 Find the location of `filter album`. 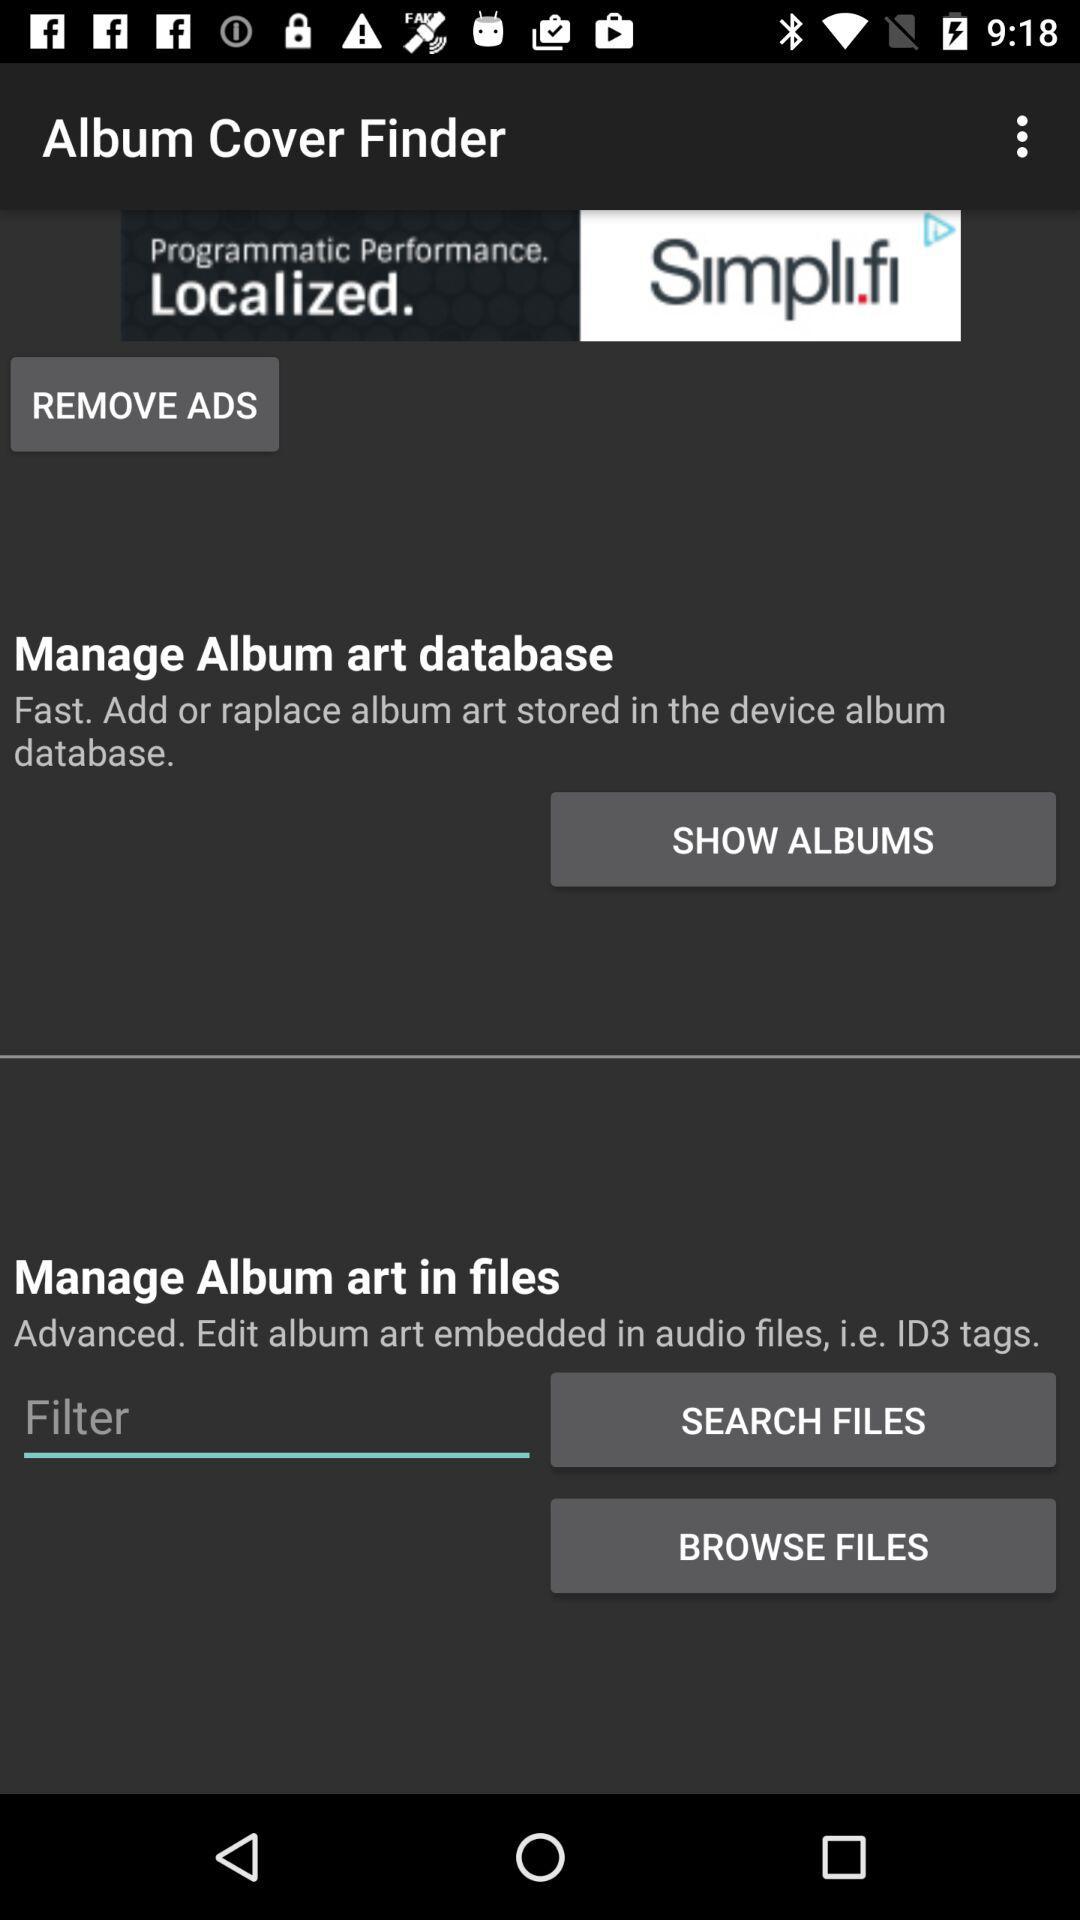

filter album is located at coordinates (276, 1415).